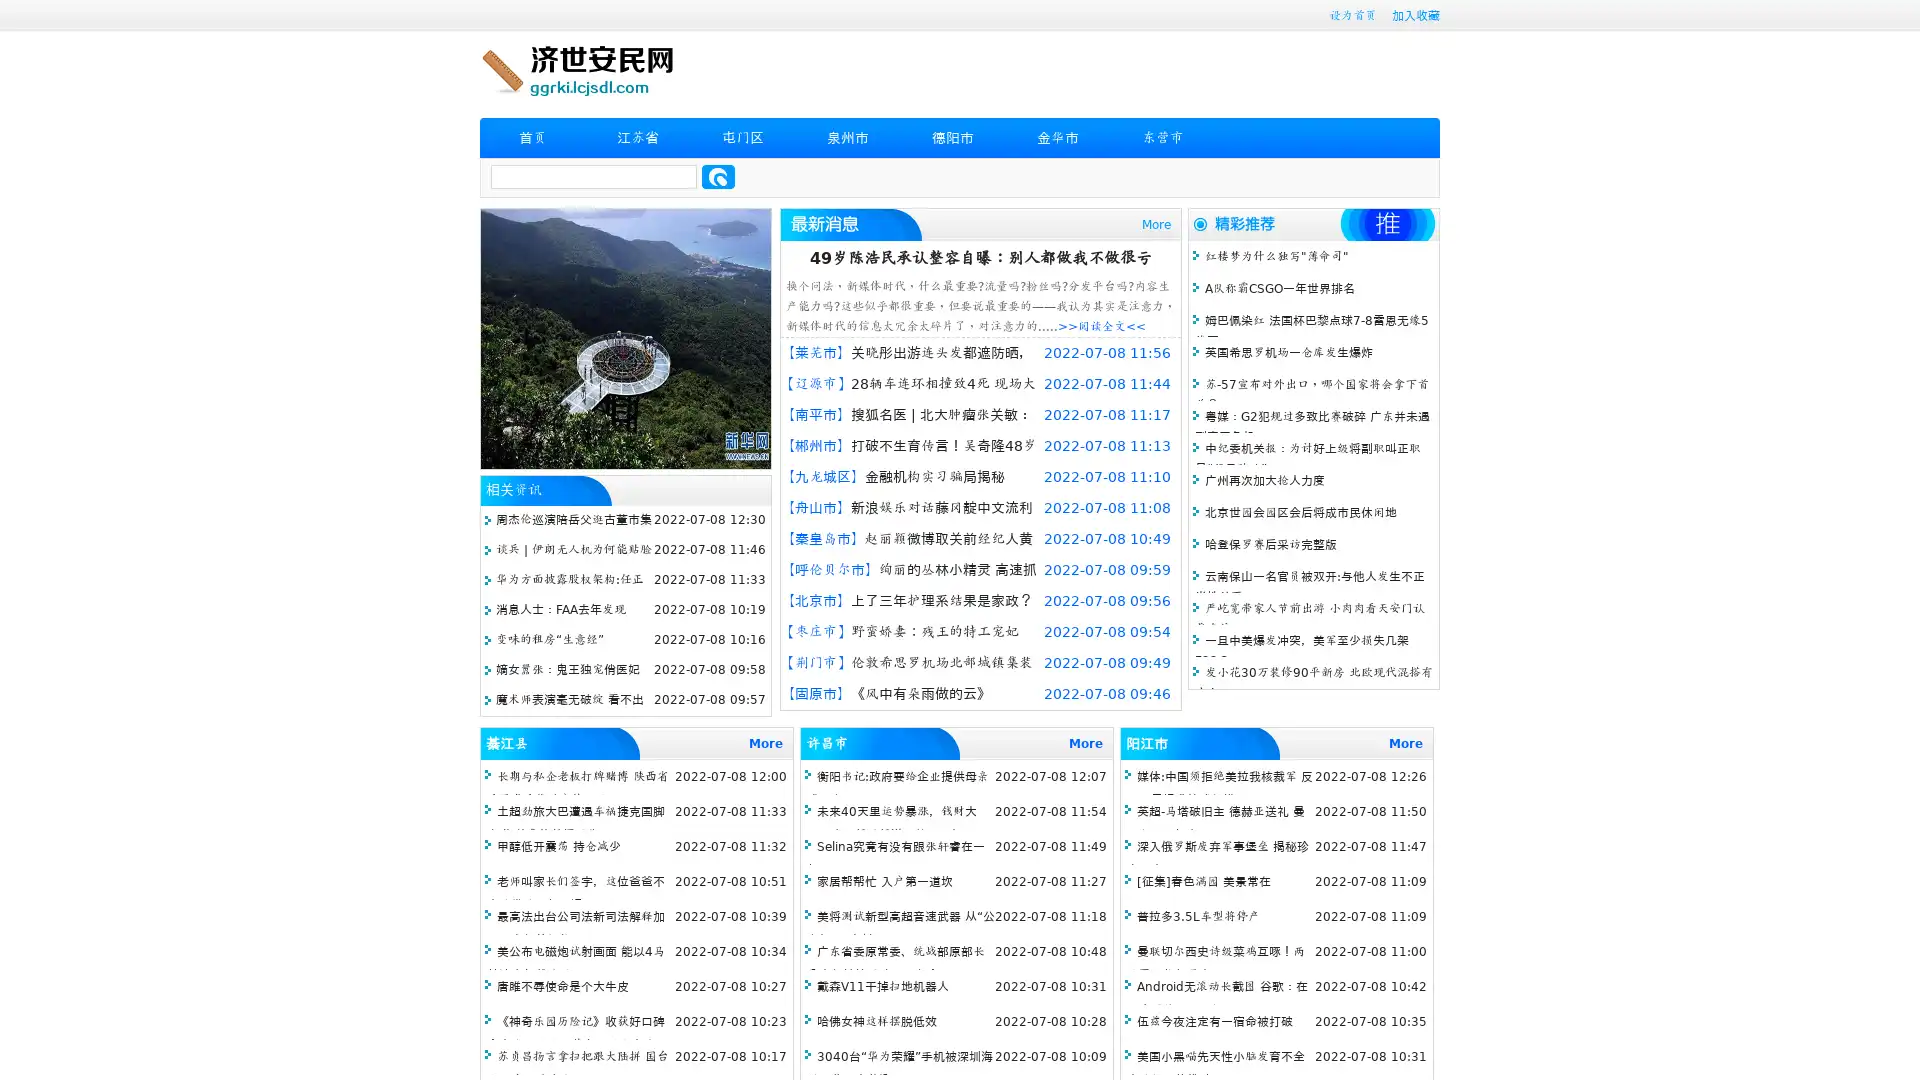 This screenshot has height=1080, width=1920. I want to click on Search, so click(718, 176).